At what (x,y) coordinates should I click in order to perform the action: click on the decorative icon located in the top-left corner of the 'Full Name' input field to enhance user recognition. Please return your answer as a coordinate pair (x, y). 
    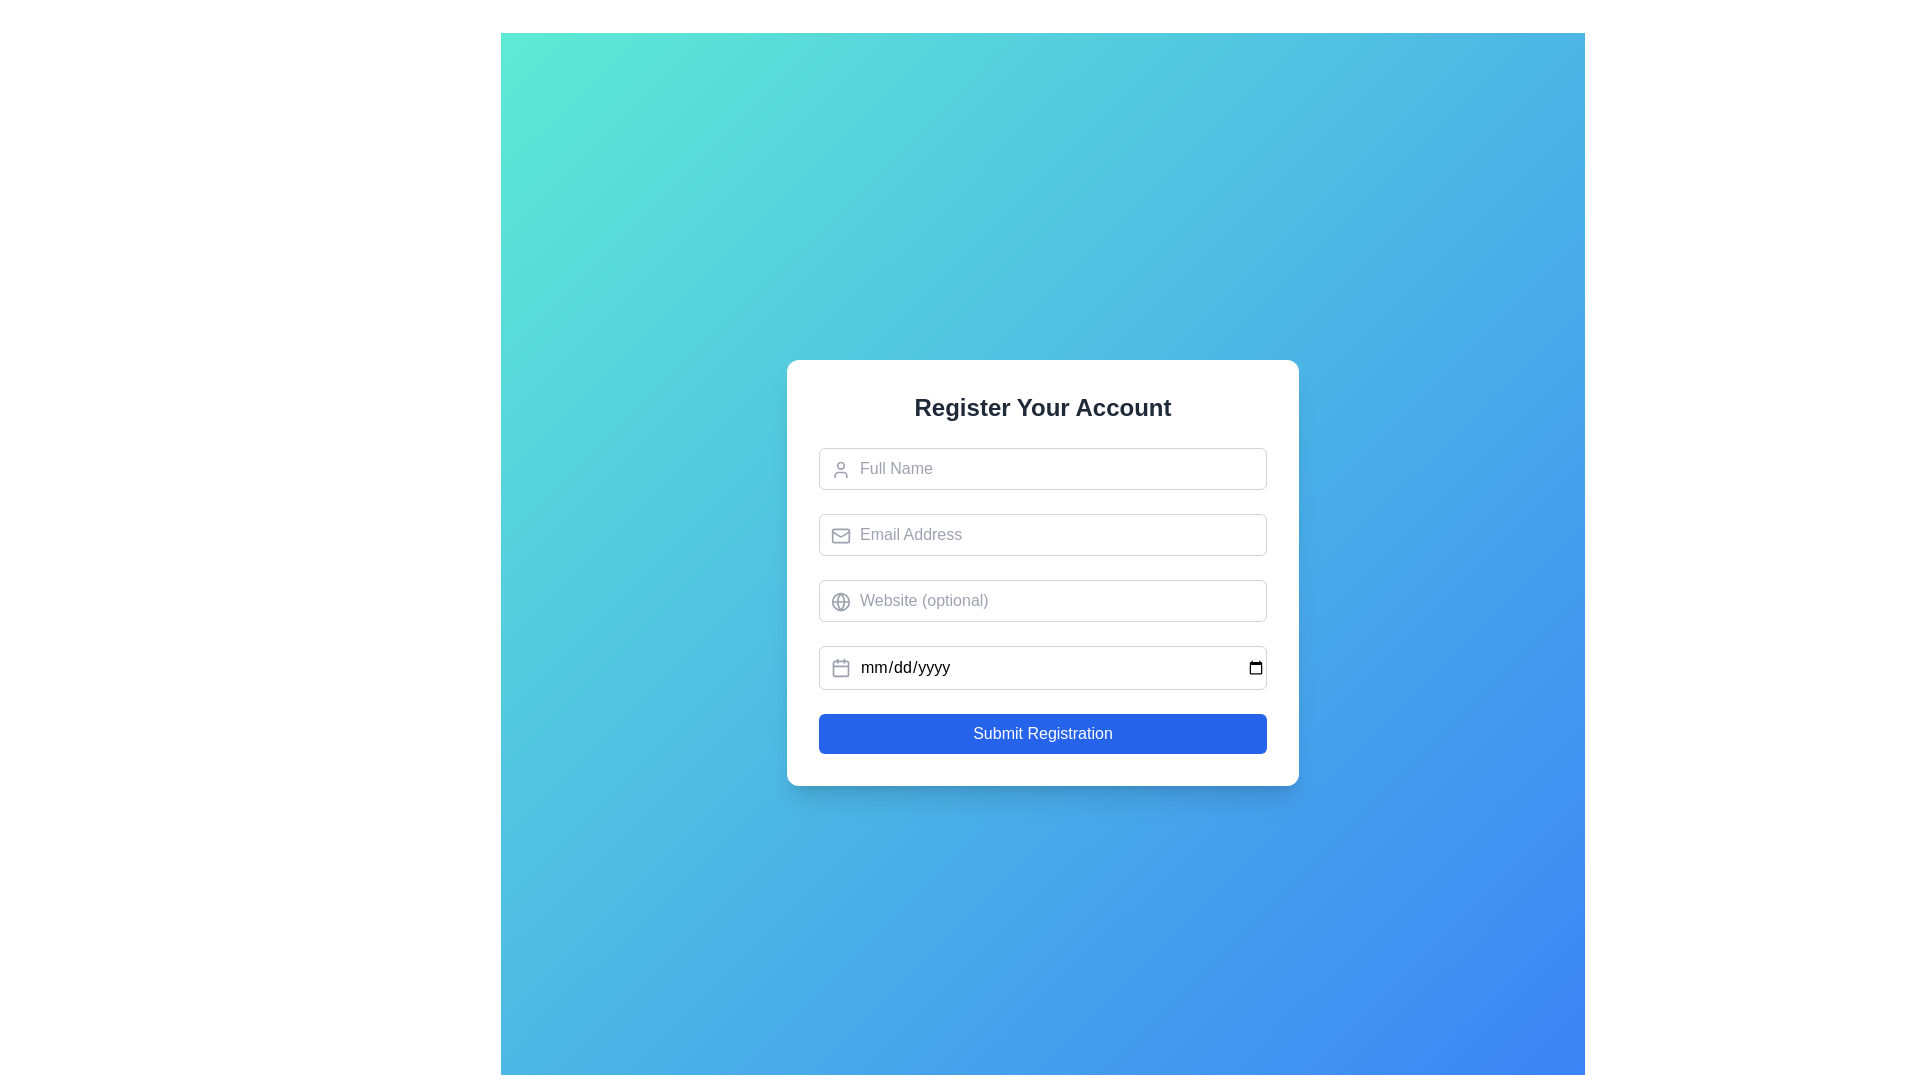
    Looking at the image, I should click on (840, 470).